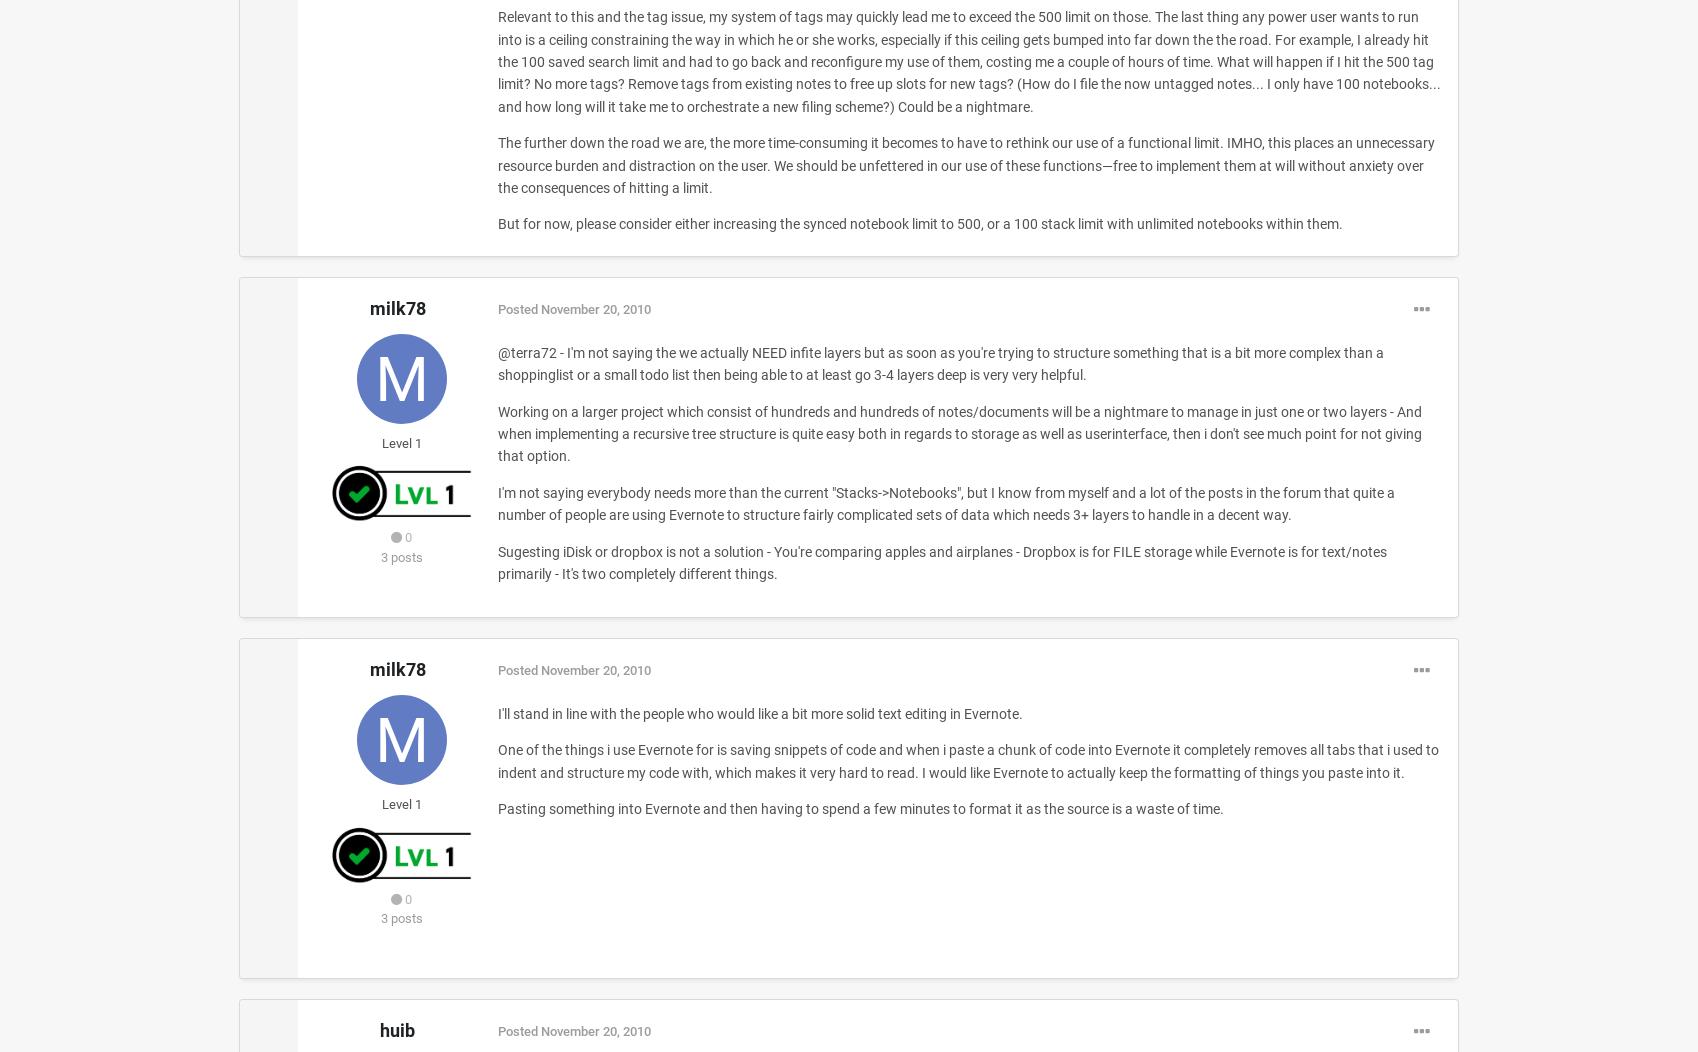 This screenshot has height=1052, width=1698. I want to click on 'I'm not saying everybody needs more than the current "Stacks->Notebooks", but I know from myself and a lot of the posts in the forum that quite a number of people are using Evernote to structure fairly complicated sets of data which needs 3+ layers to handle in a decent way.', so click(944, 502).